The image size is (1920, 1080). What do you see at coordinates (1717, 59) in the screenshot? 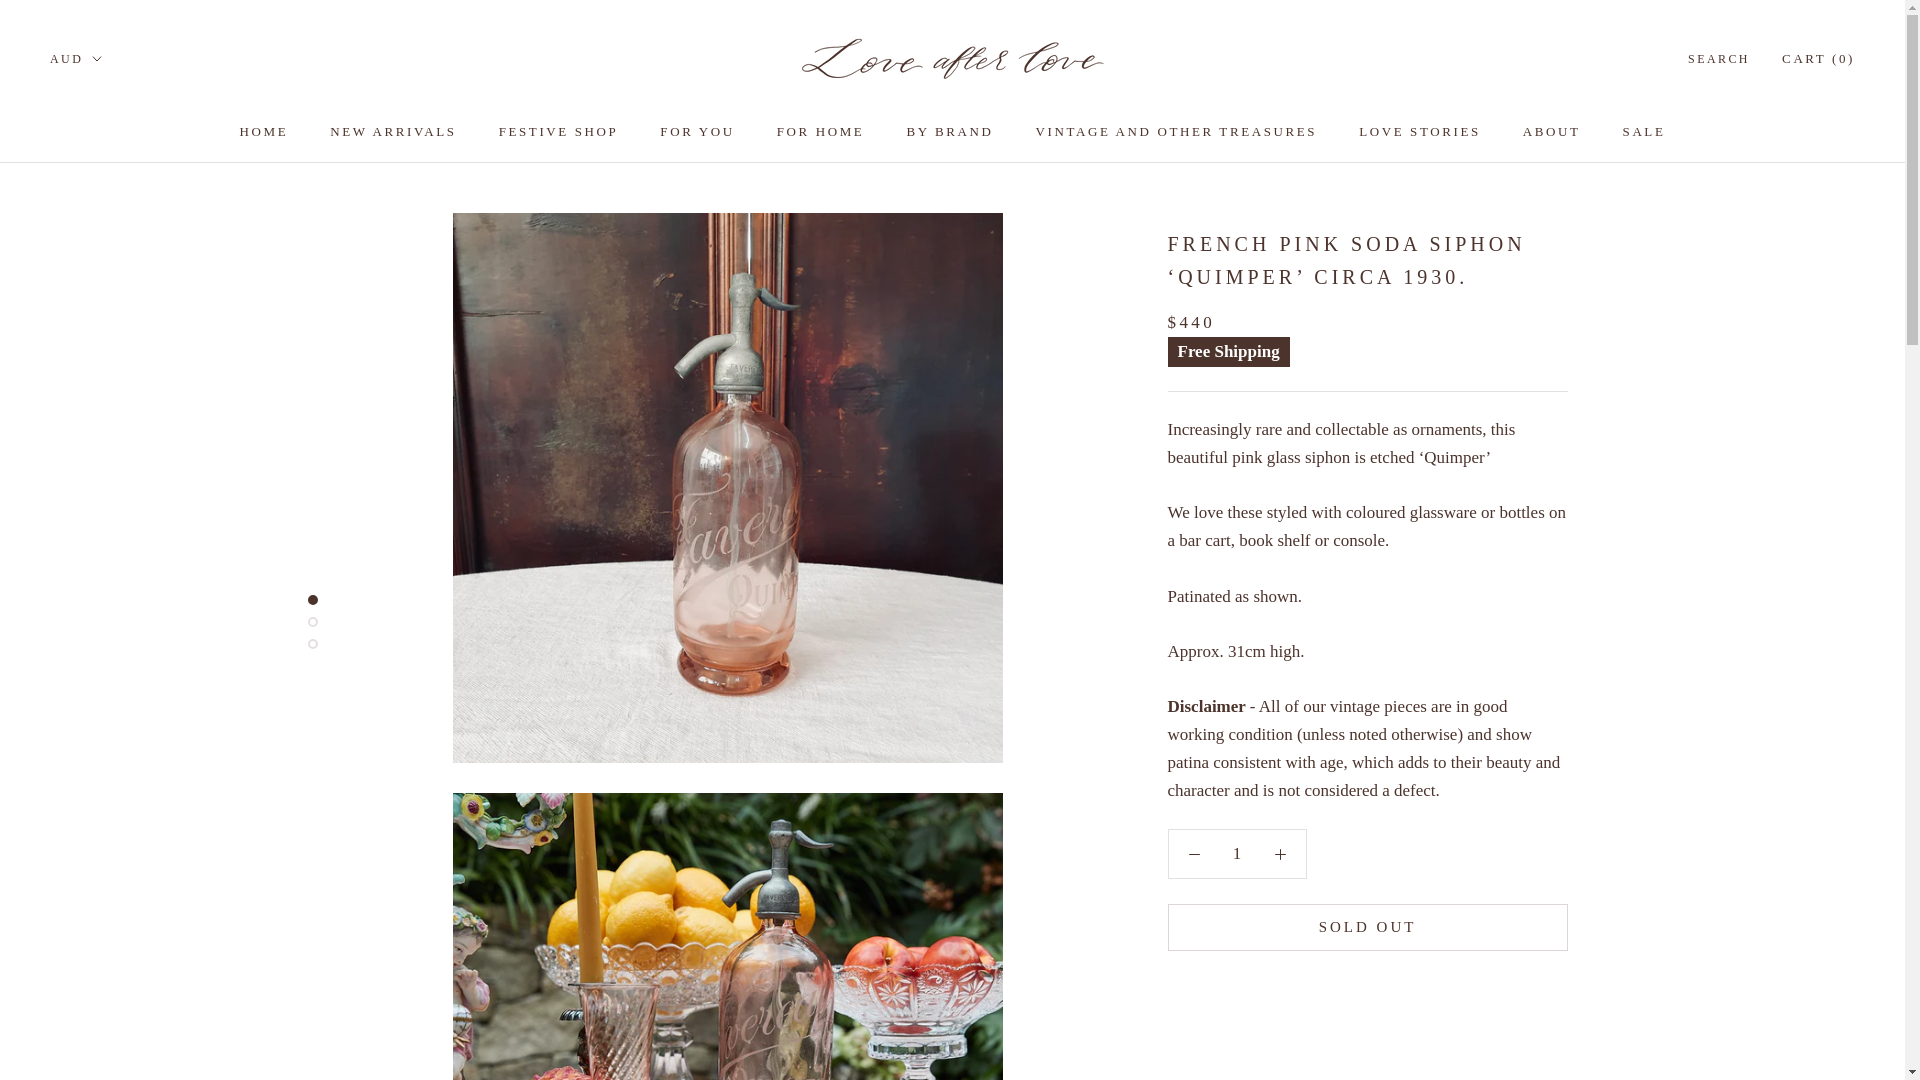
I see `'SEARCH'` at bounding box center [1717, 59].